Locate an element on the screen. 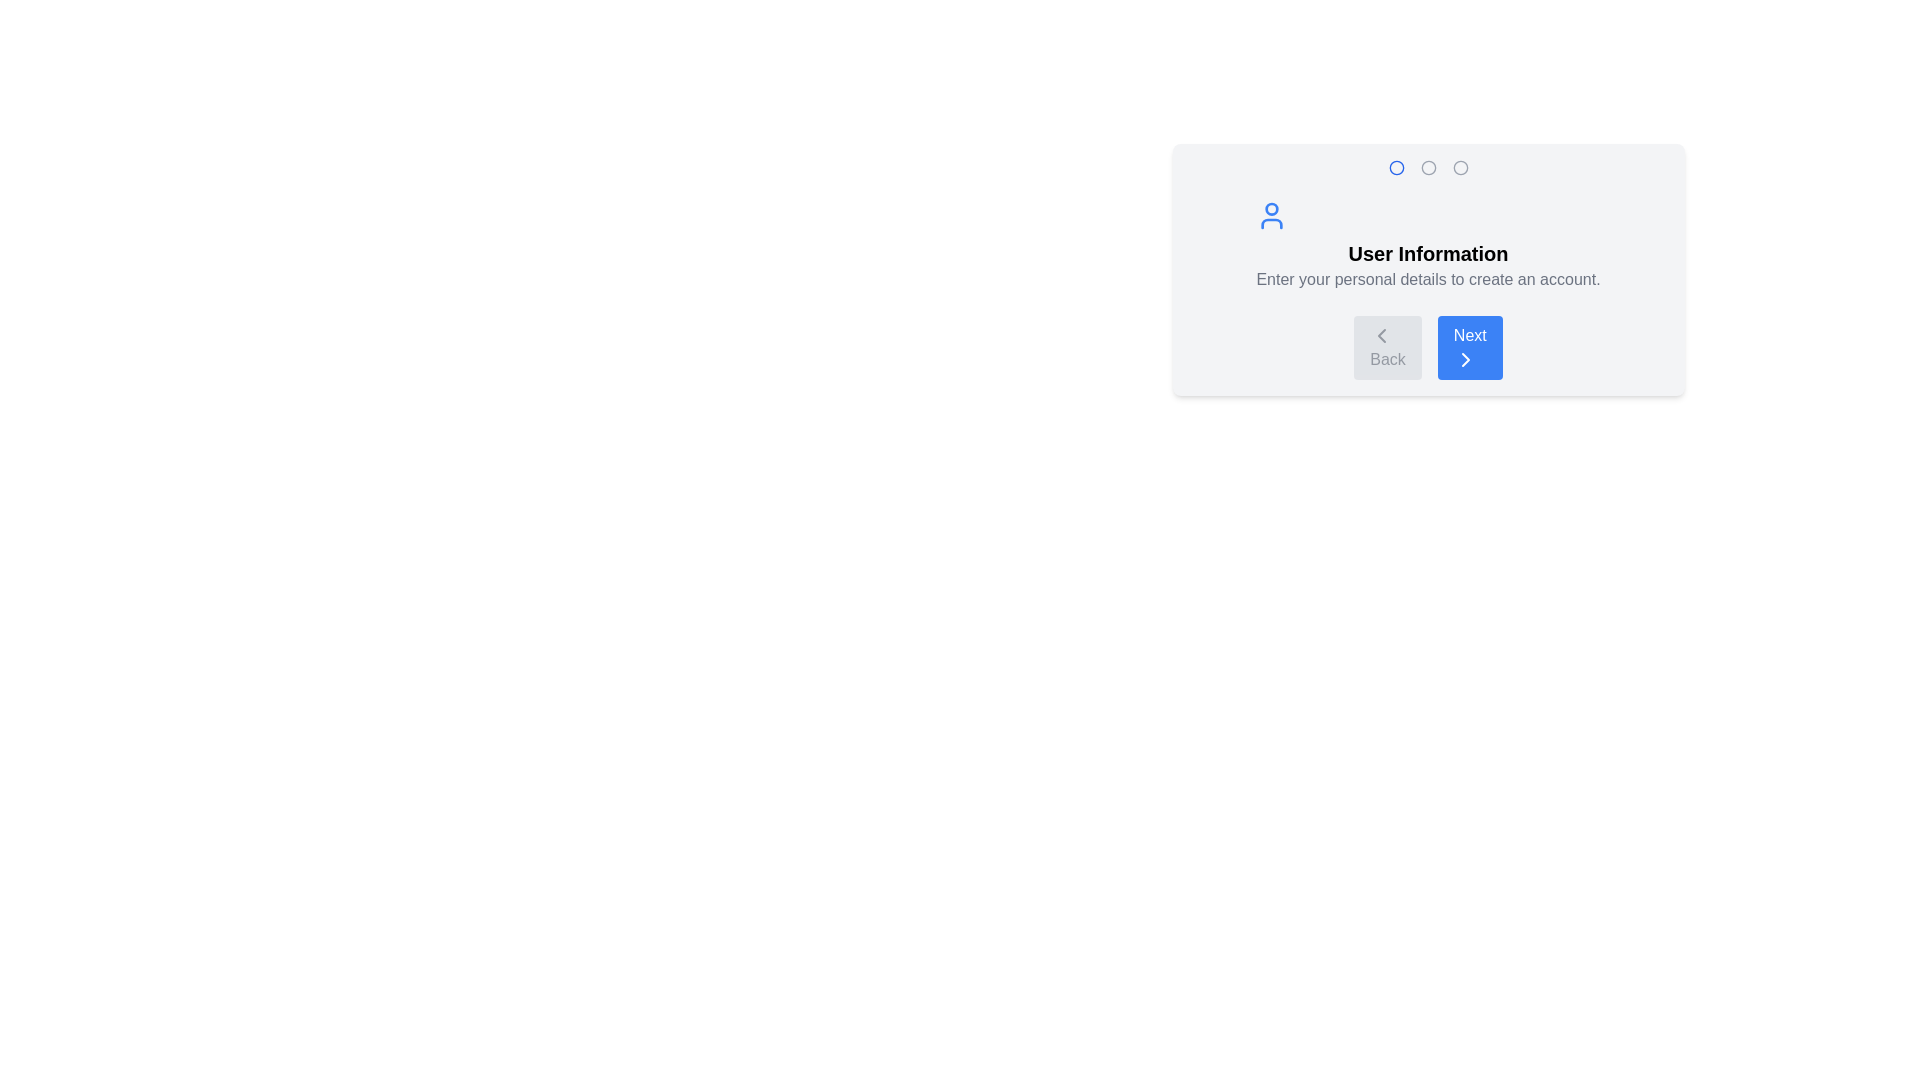 This screenshot has height=1080, width=1920. the 'Next' button to proceed to the next step is located at coordinates (1469, 346).